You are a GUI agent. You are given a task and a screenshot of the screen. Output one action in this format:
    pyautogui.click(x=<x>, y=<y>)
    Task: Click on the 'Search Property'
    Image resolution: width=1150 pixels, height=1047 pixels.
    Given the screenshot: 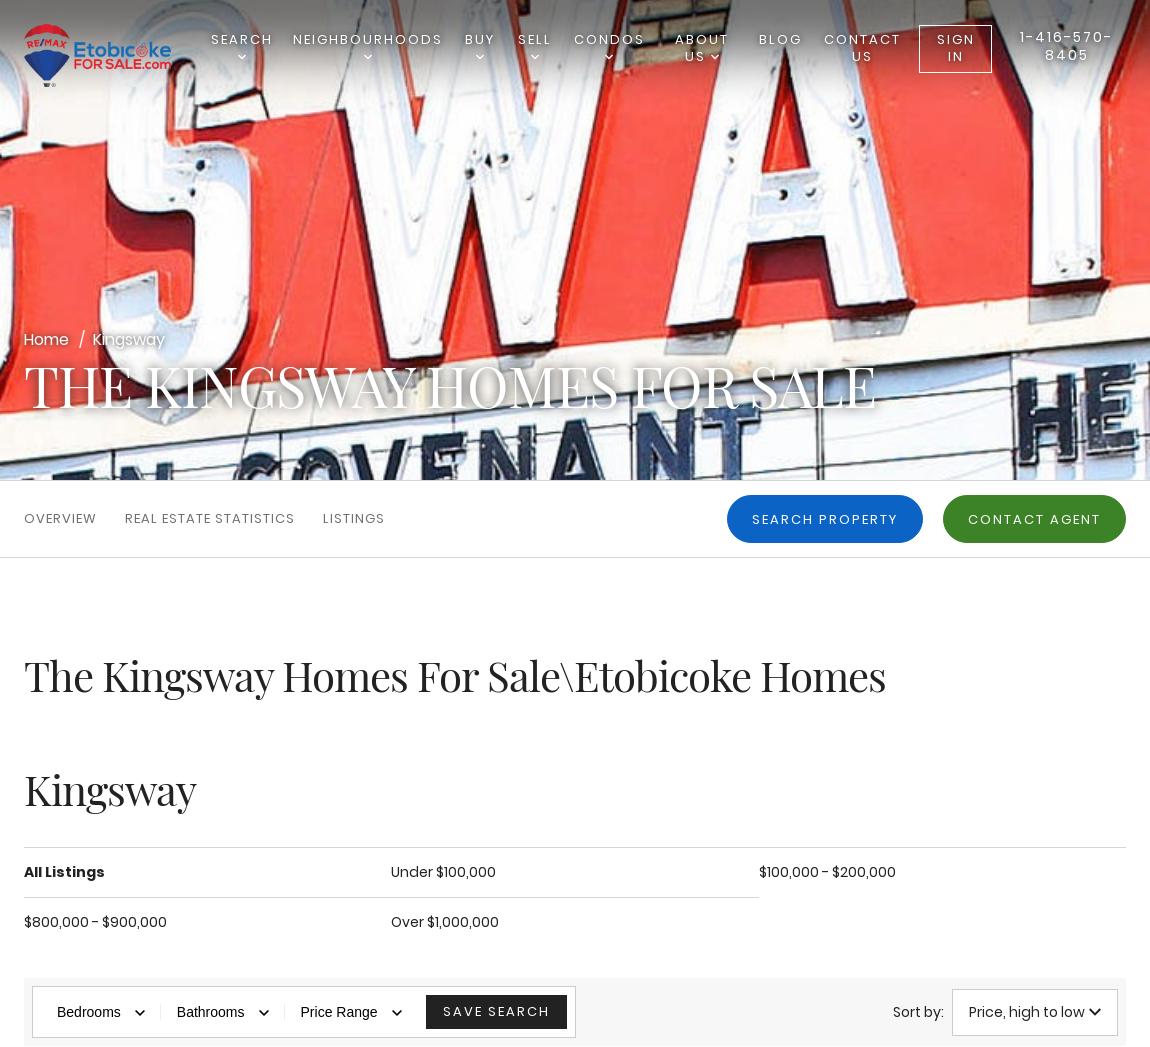 What is the action you would take?
    pyautogui.click(x=824, y=518)
    